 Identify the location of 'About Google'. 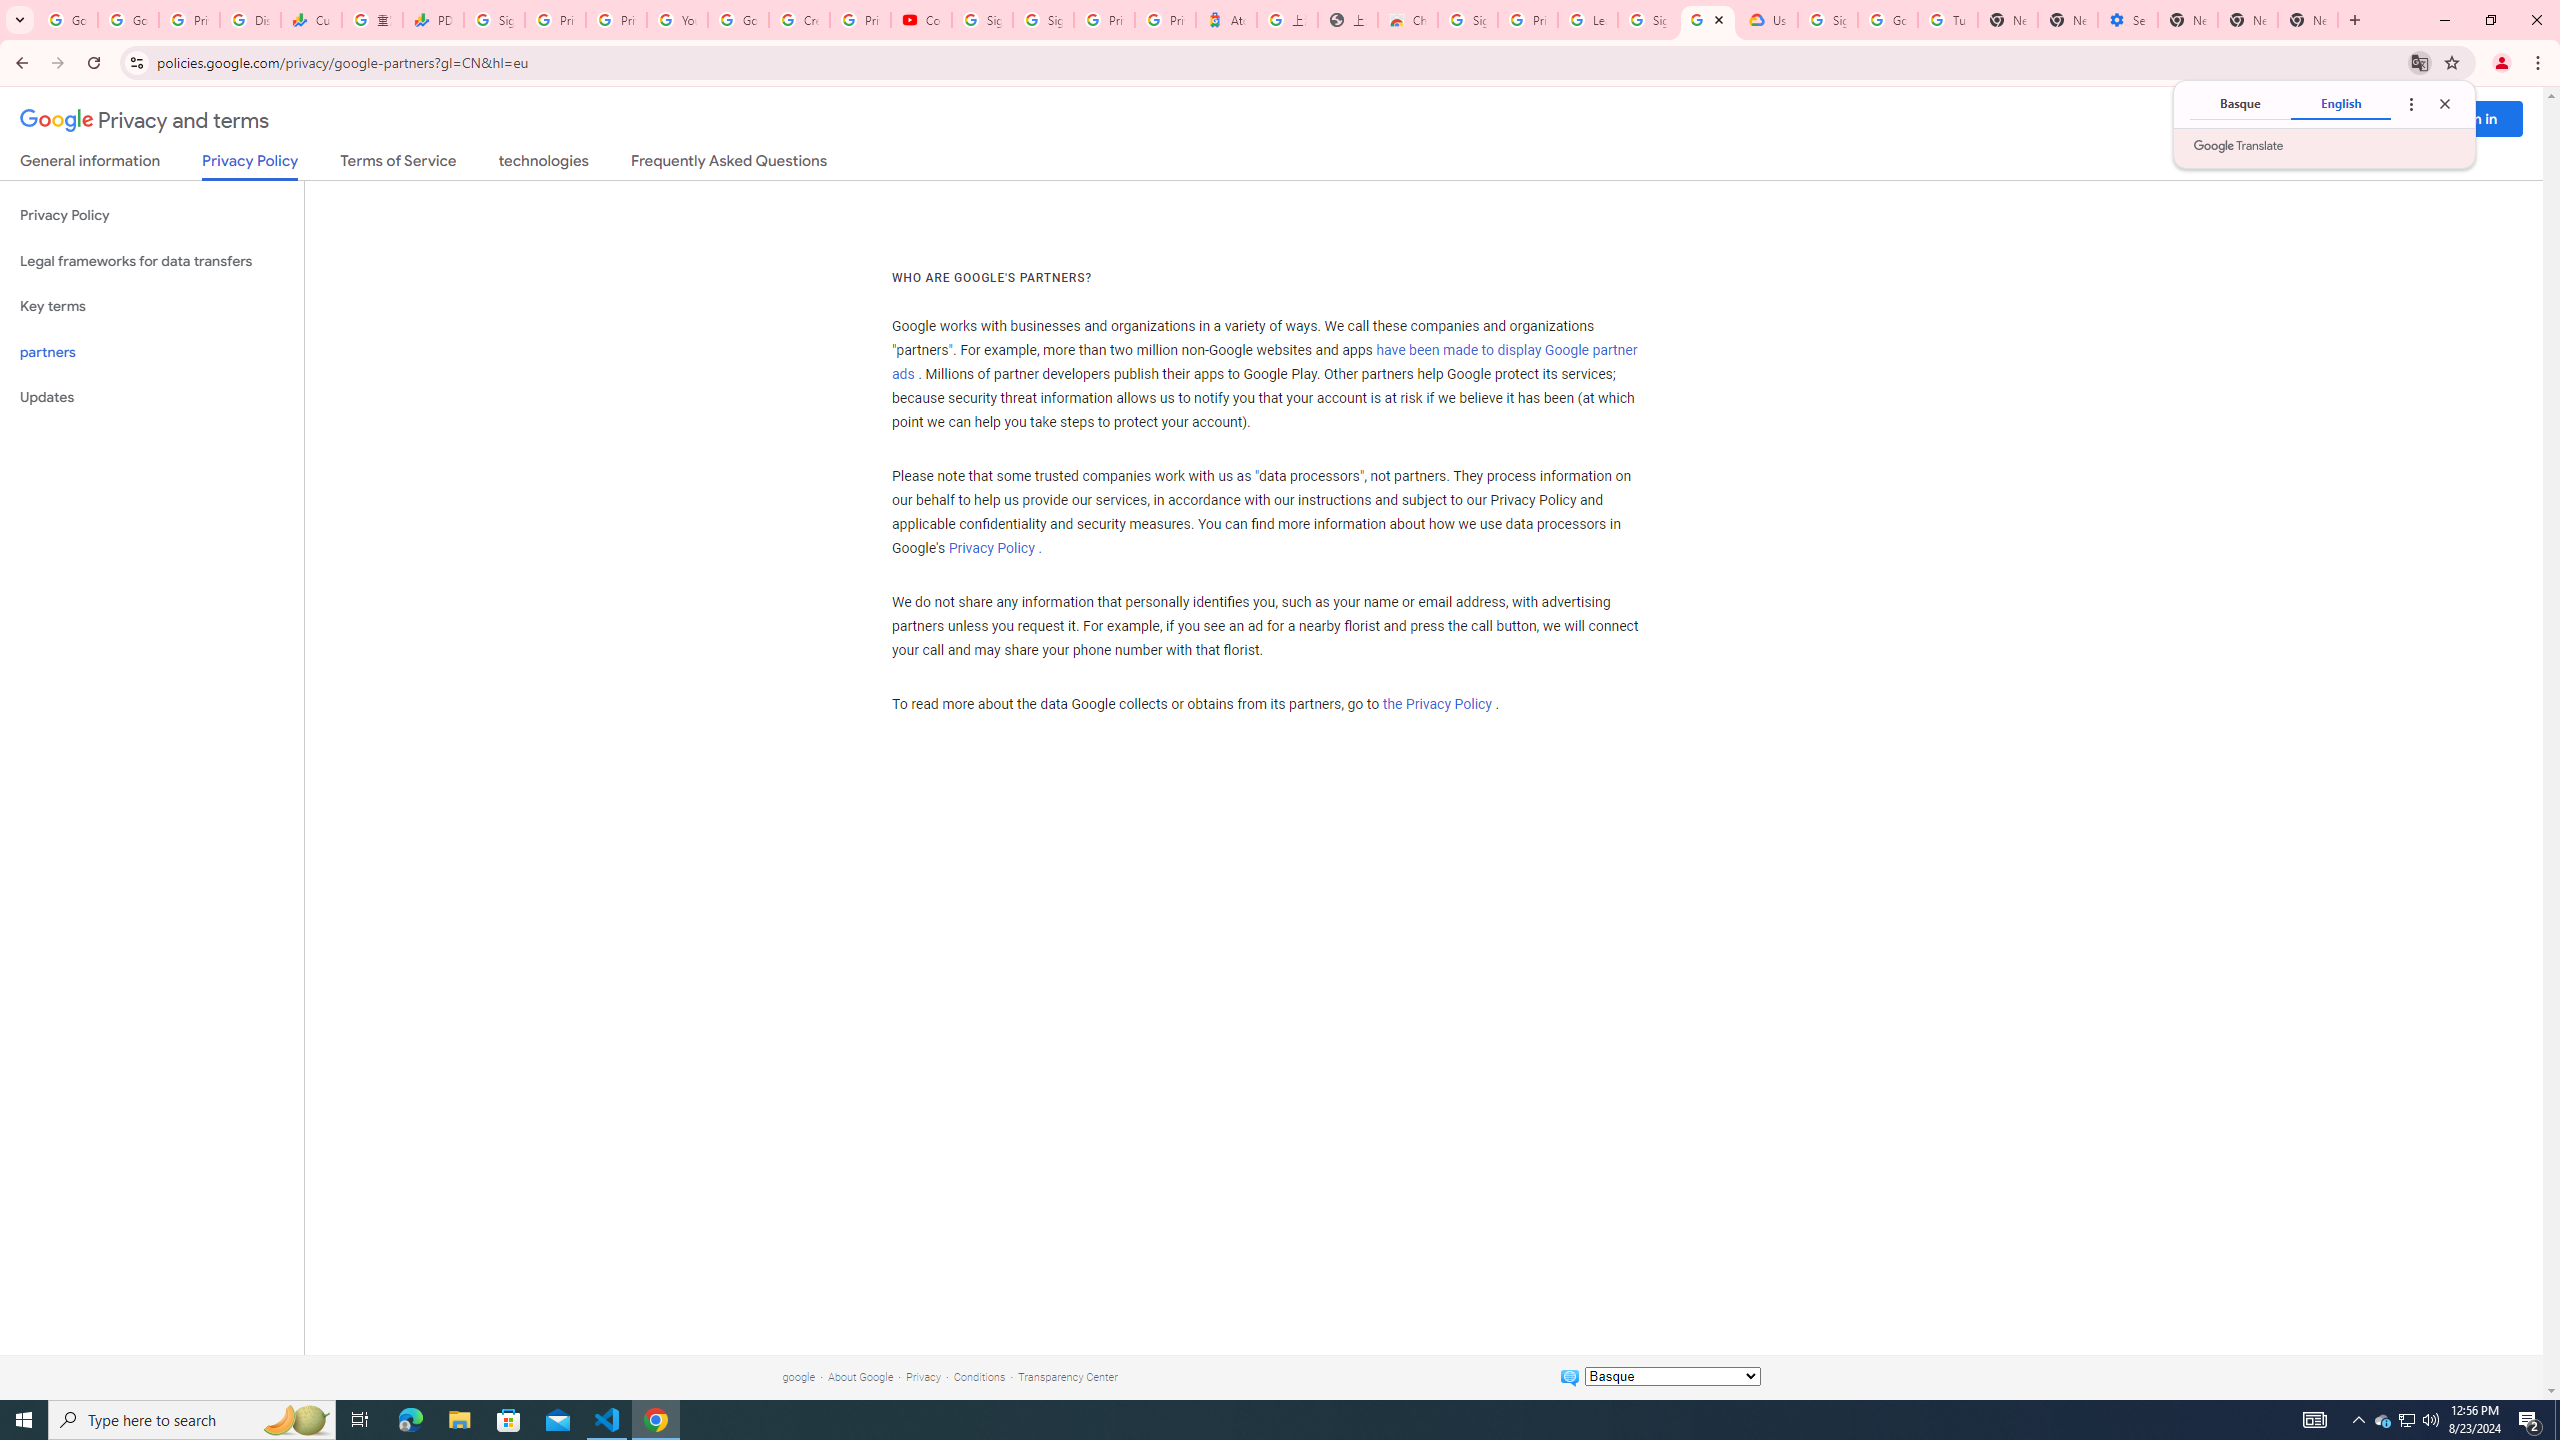
(860, 1376).